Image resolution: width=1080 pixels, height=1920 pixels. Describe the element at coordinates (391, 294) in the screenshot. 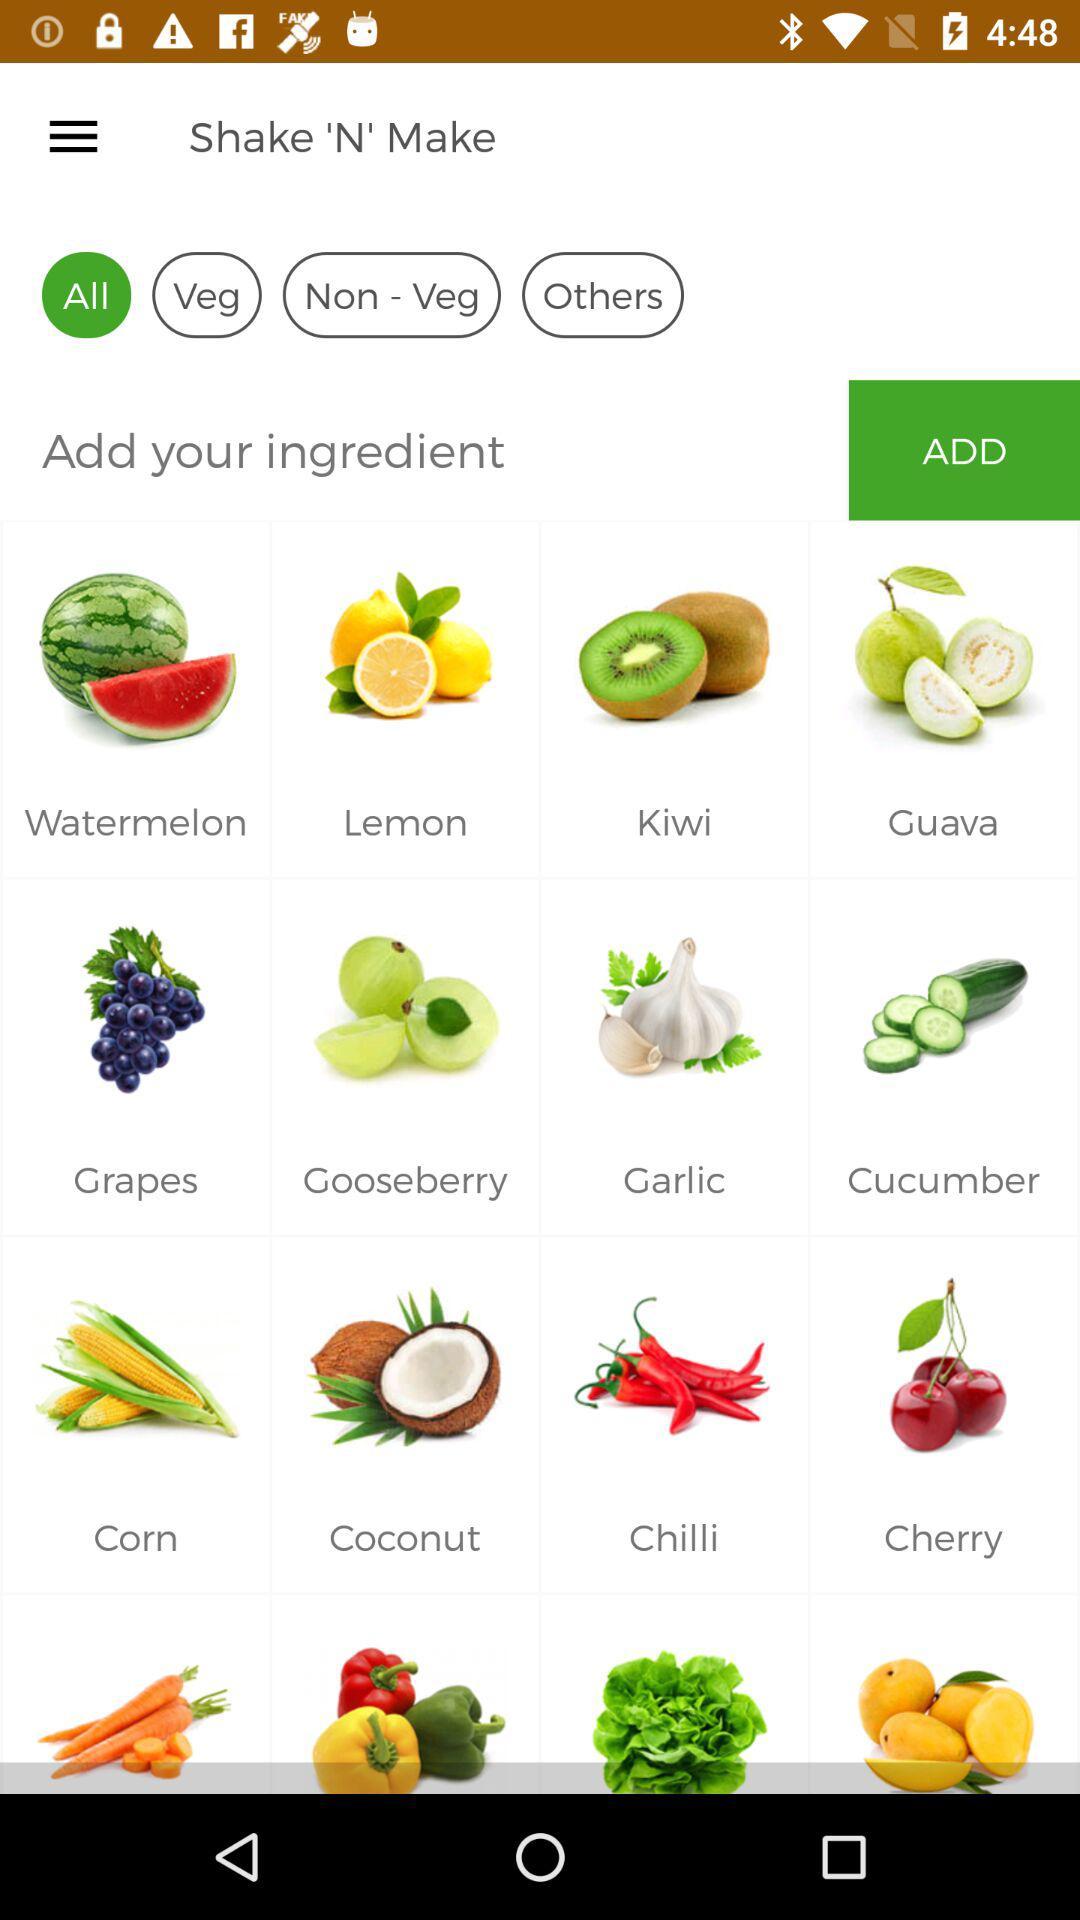

I see `the icon to the left of the others` at that location.